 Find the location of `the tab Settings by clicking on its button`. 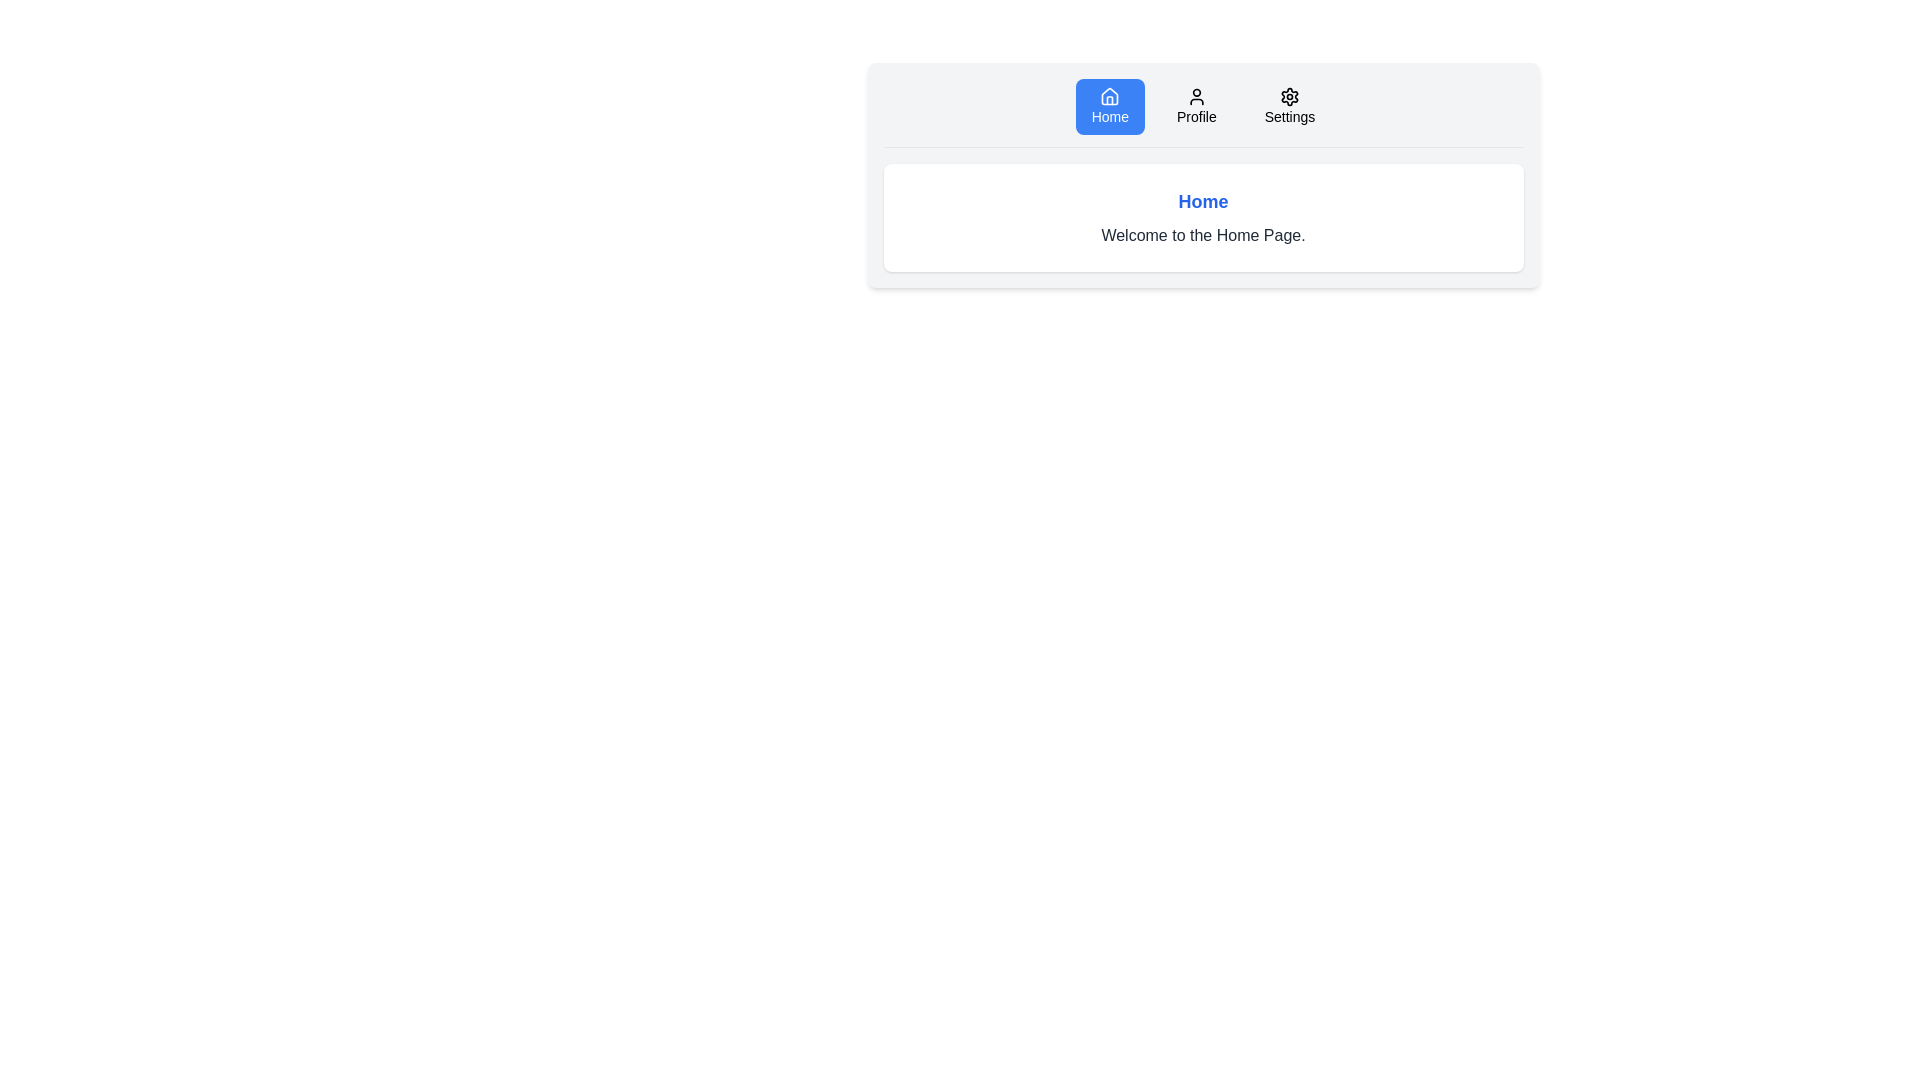

the tab Settings by clicking on its button is located at coordinates (1290, 107).